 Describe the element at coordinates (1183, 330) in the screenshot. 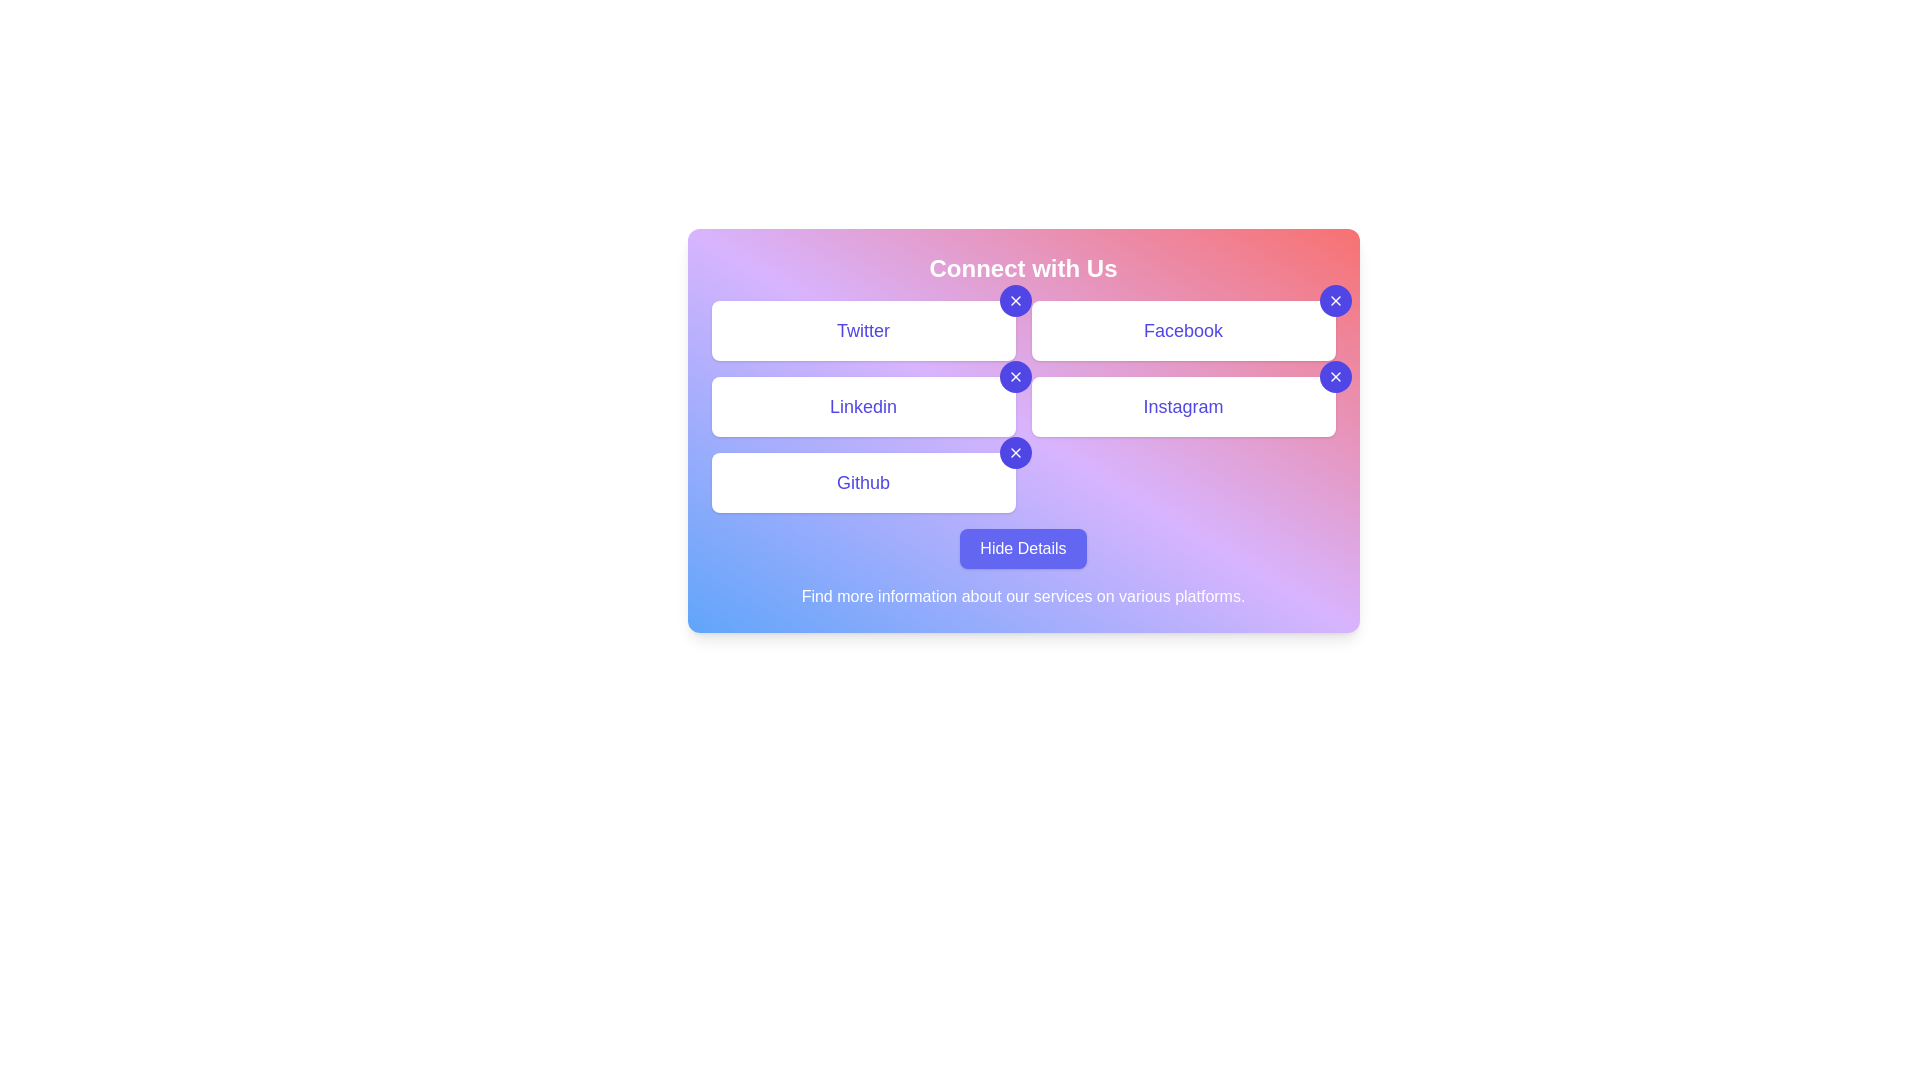

I see `the static text label displaying the word 'Facebook', which is styled in indigo color and prominently sized, located at the top right of a two-column layout` at that location.